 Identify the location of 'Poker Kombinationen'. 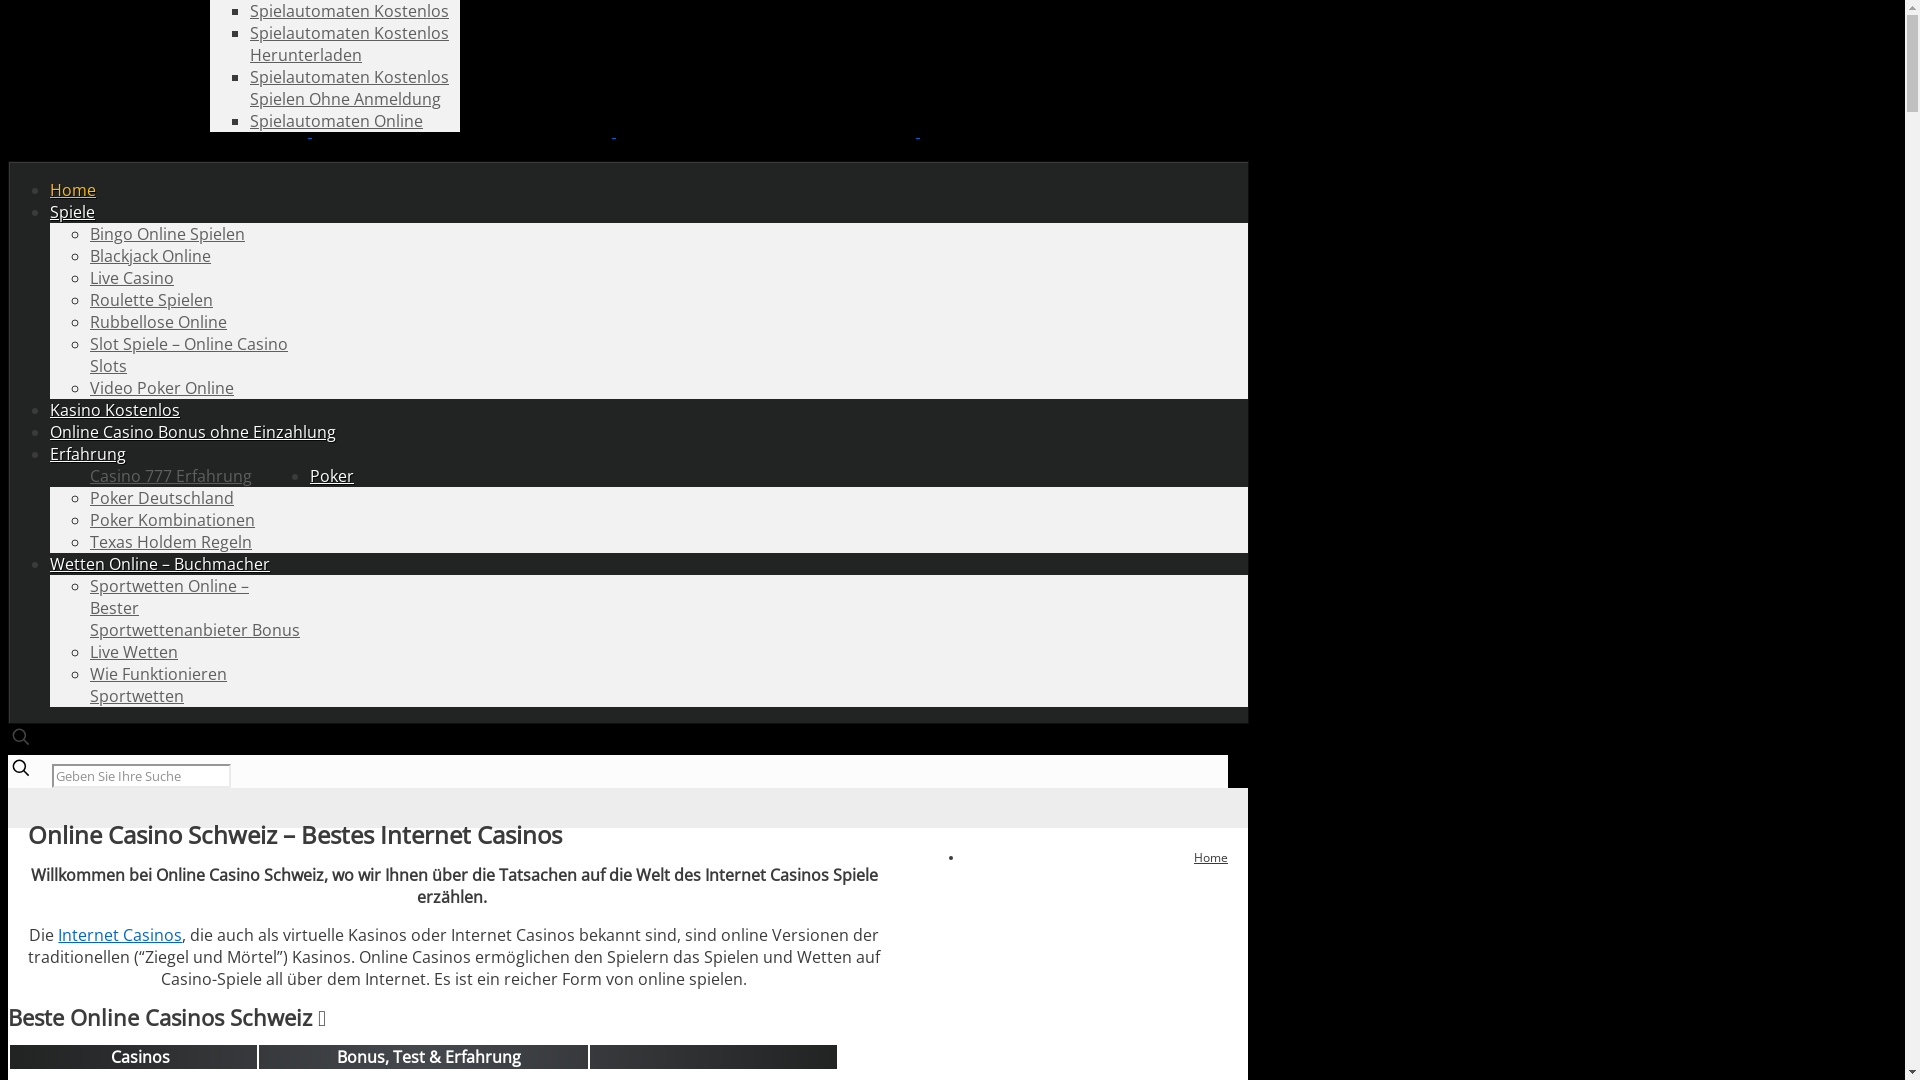
(172, 519).